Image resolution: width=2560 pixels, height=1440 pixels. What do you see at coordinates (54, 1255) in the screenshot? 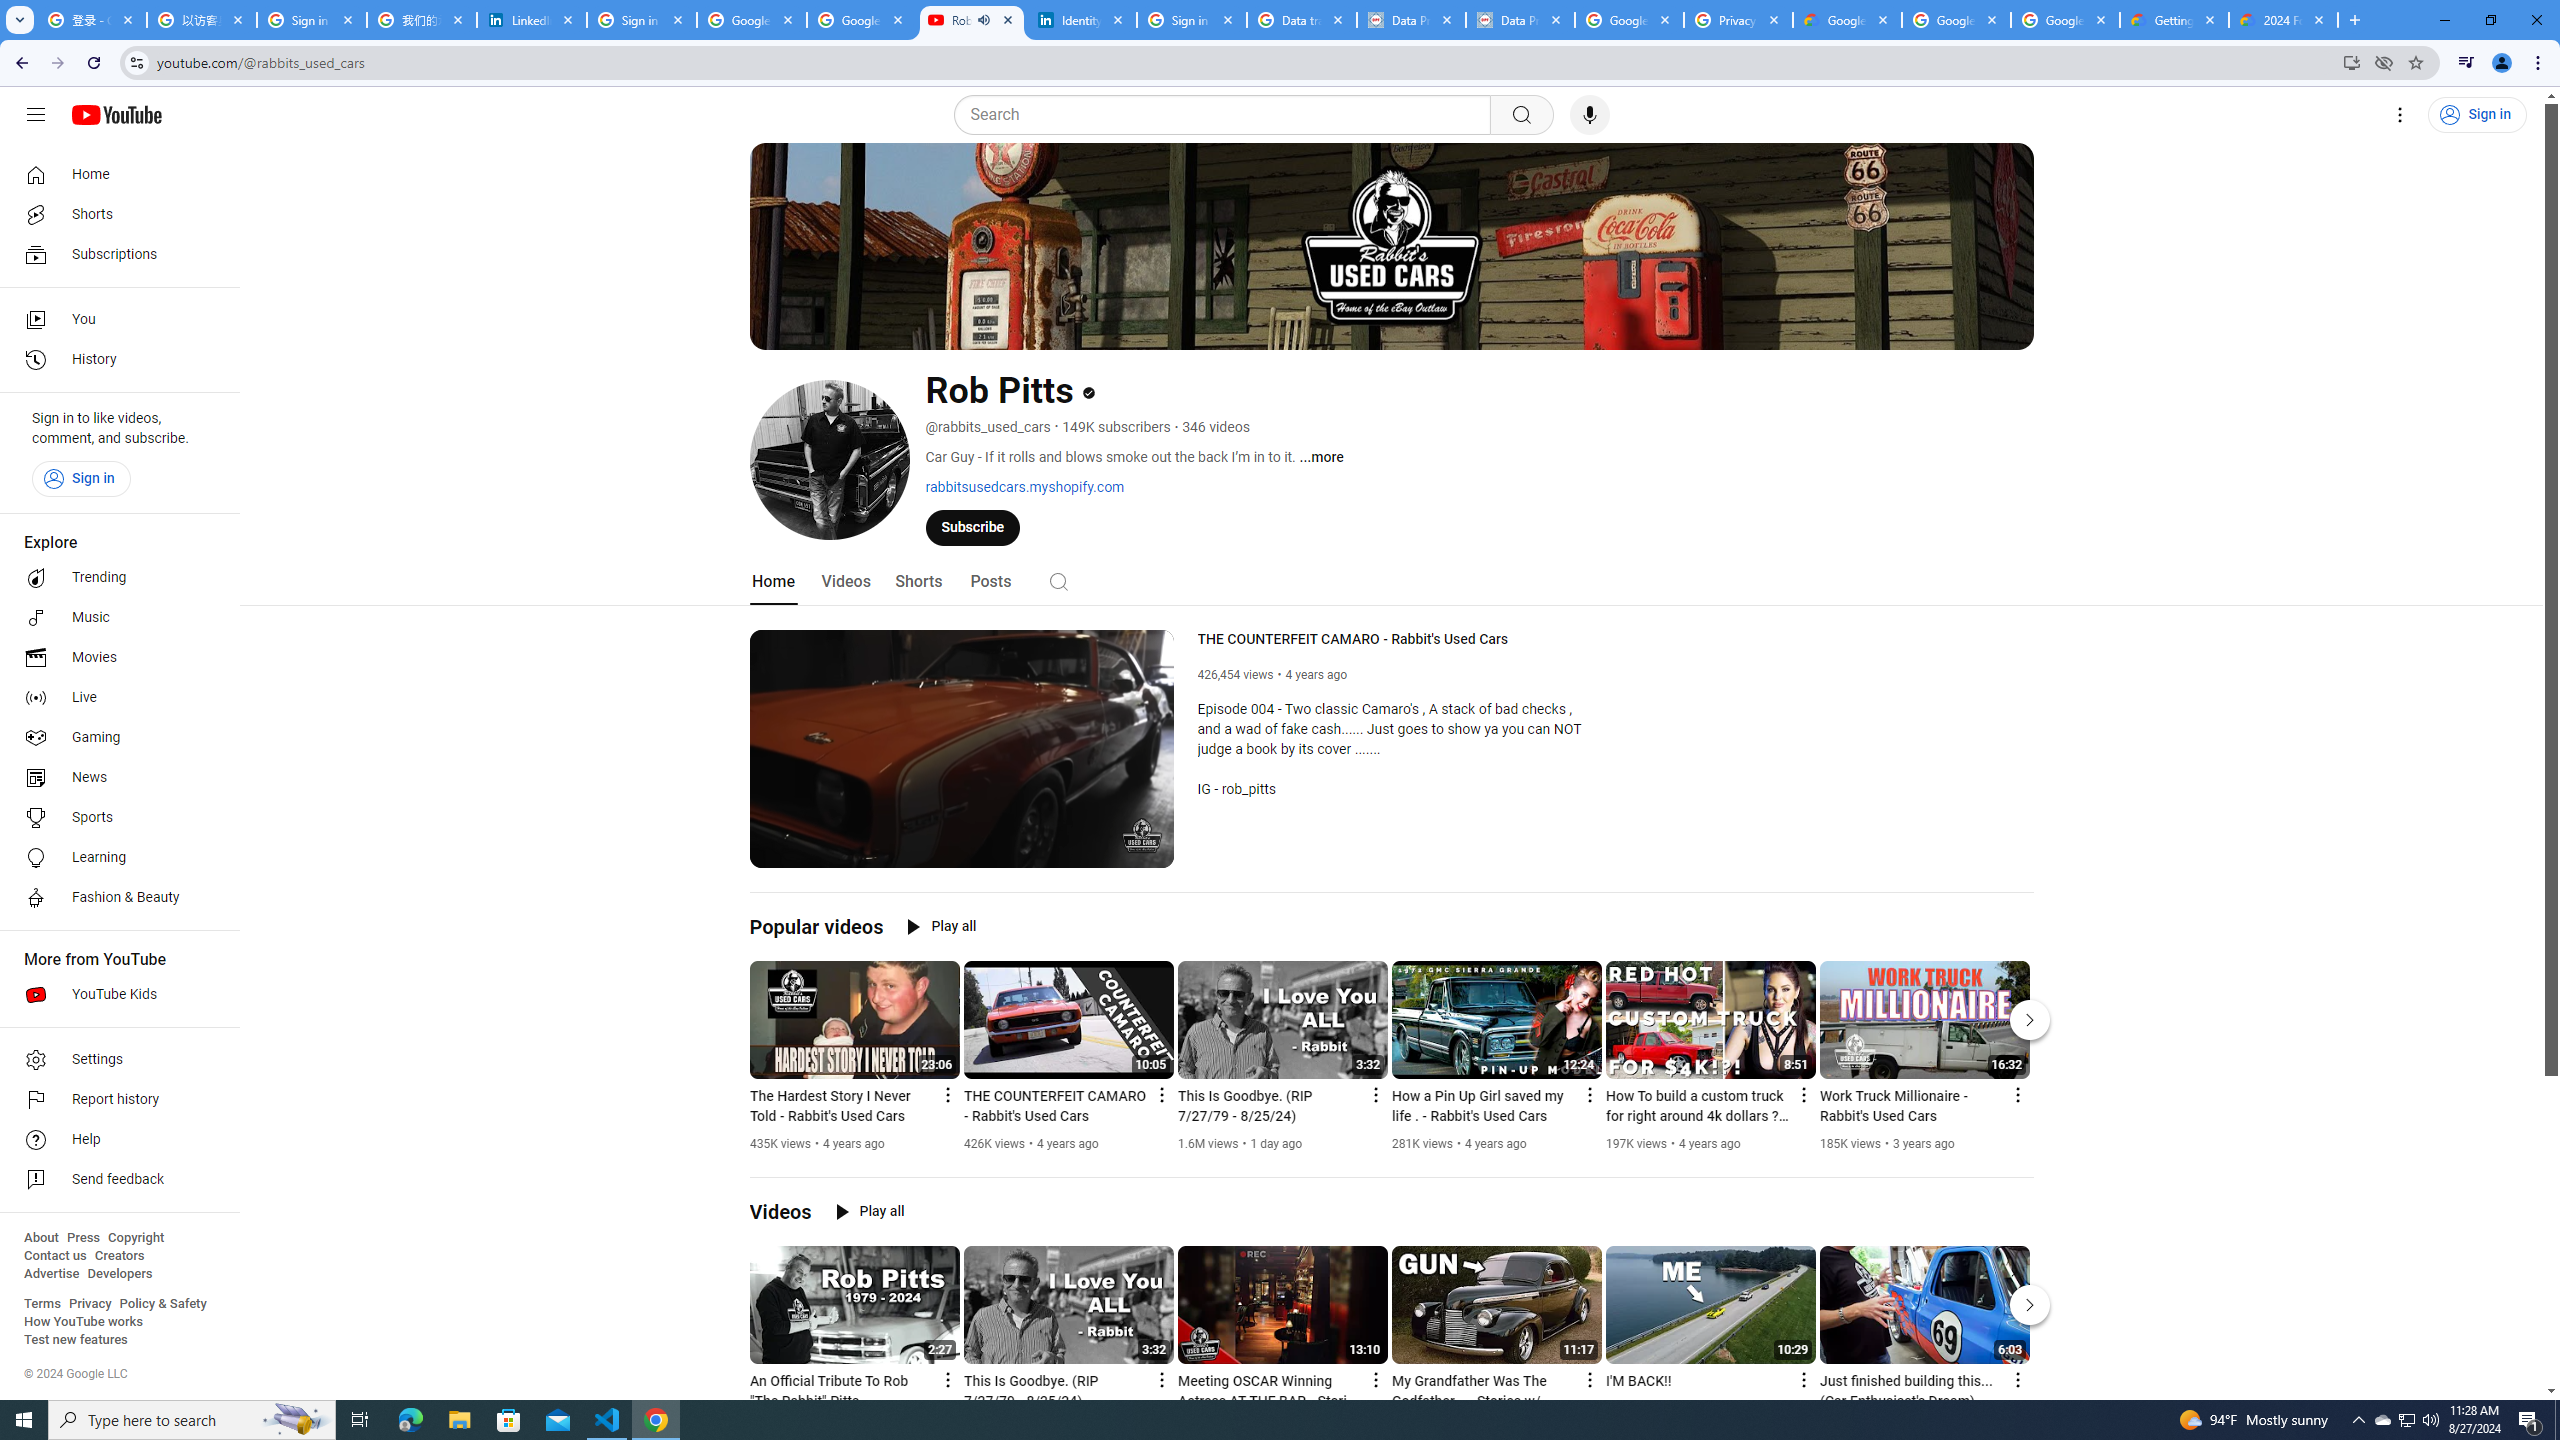
I see `'Contact us'` at bounding box center [54, 1255].